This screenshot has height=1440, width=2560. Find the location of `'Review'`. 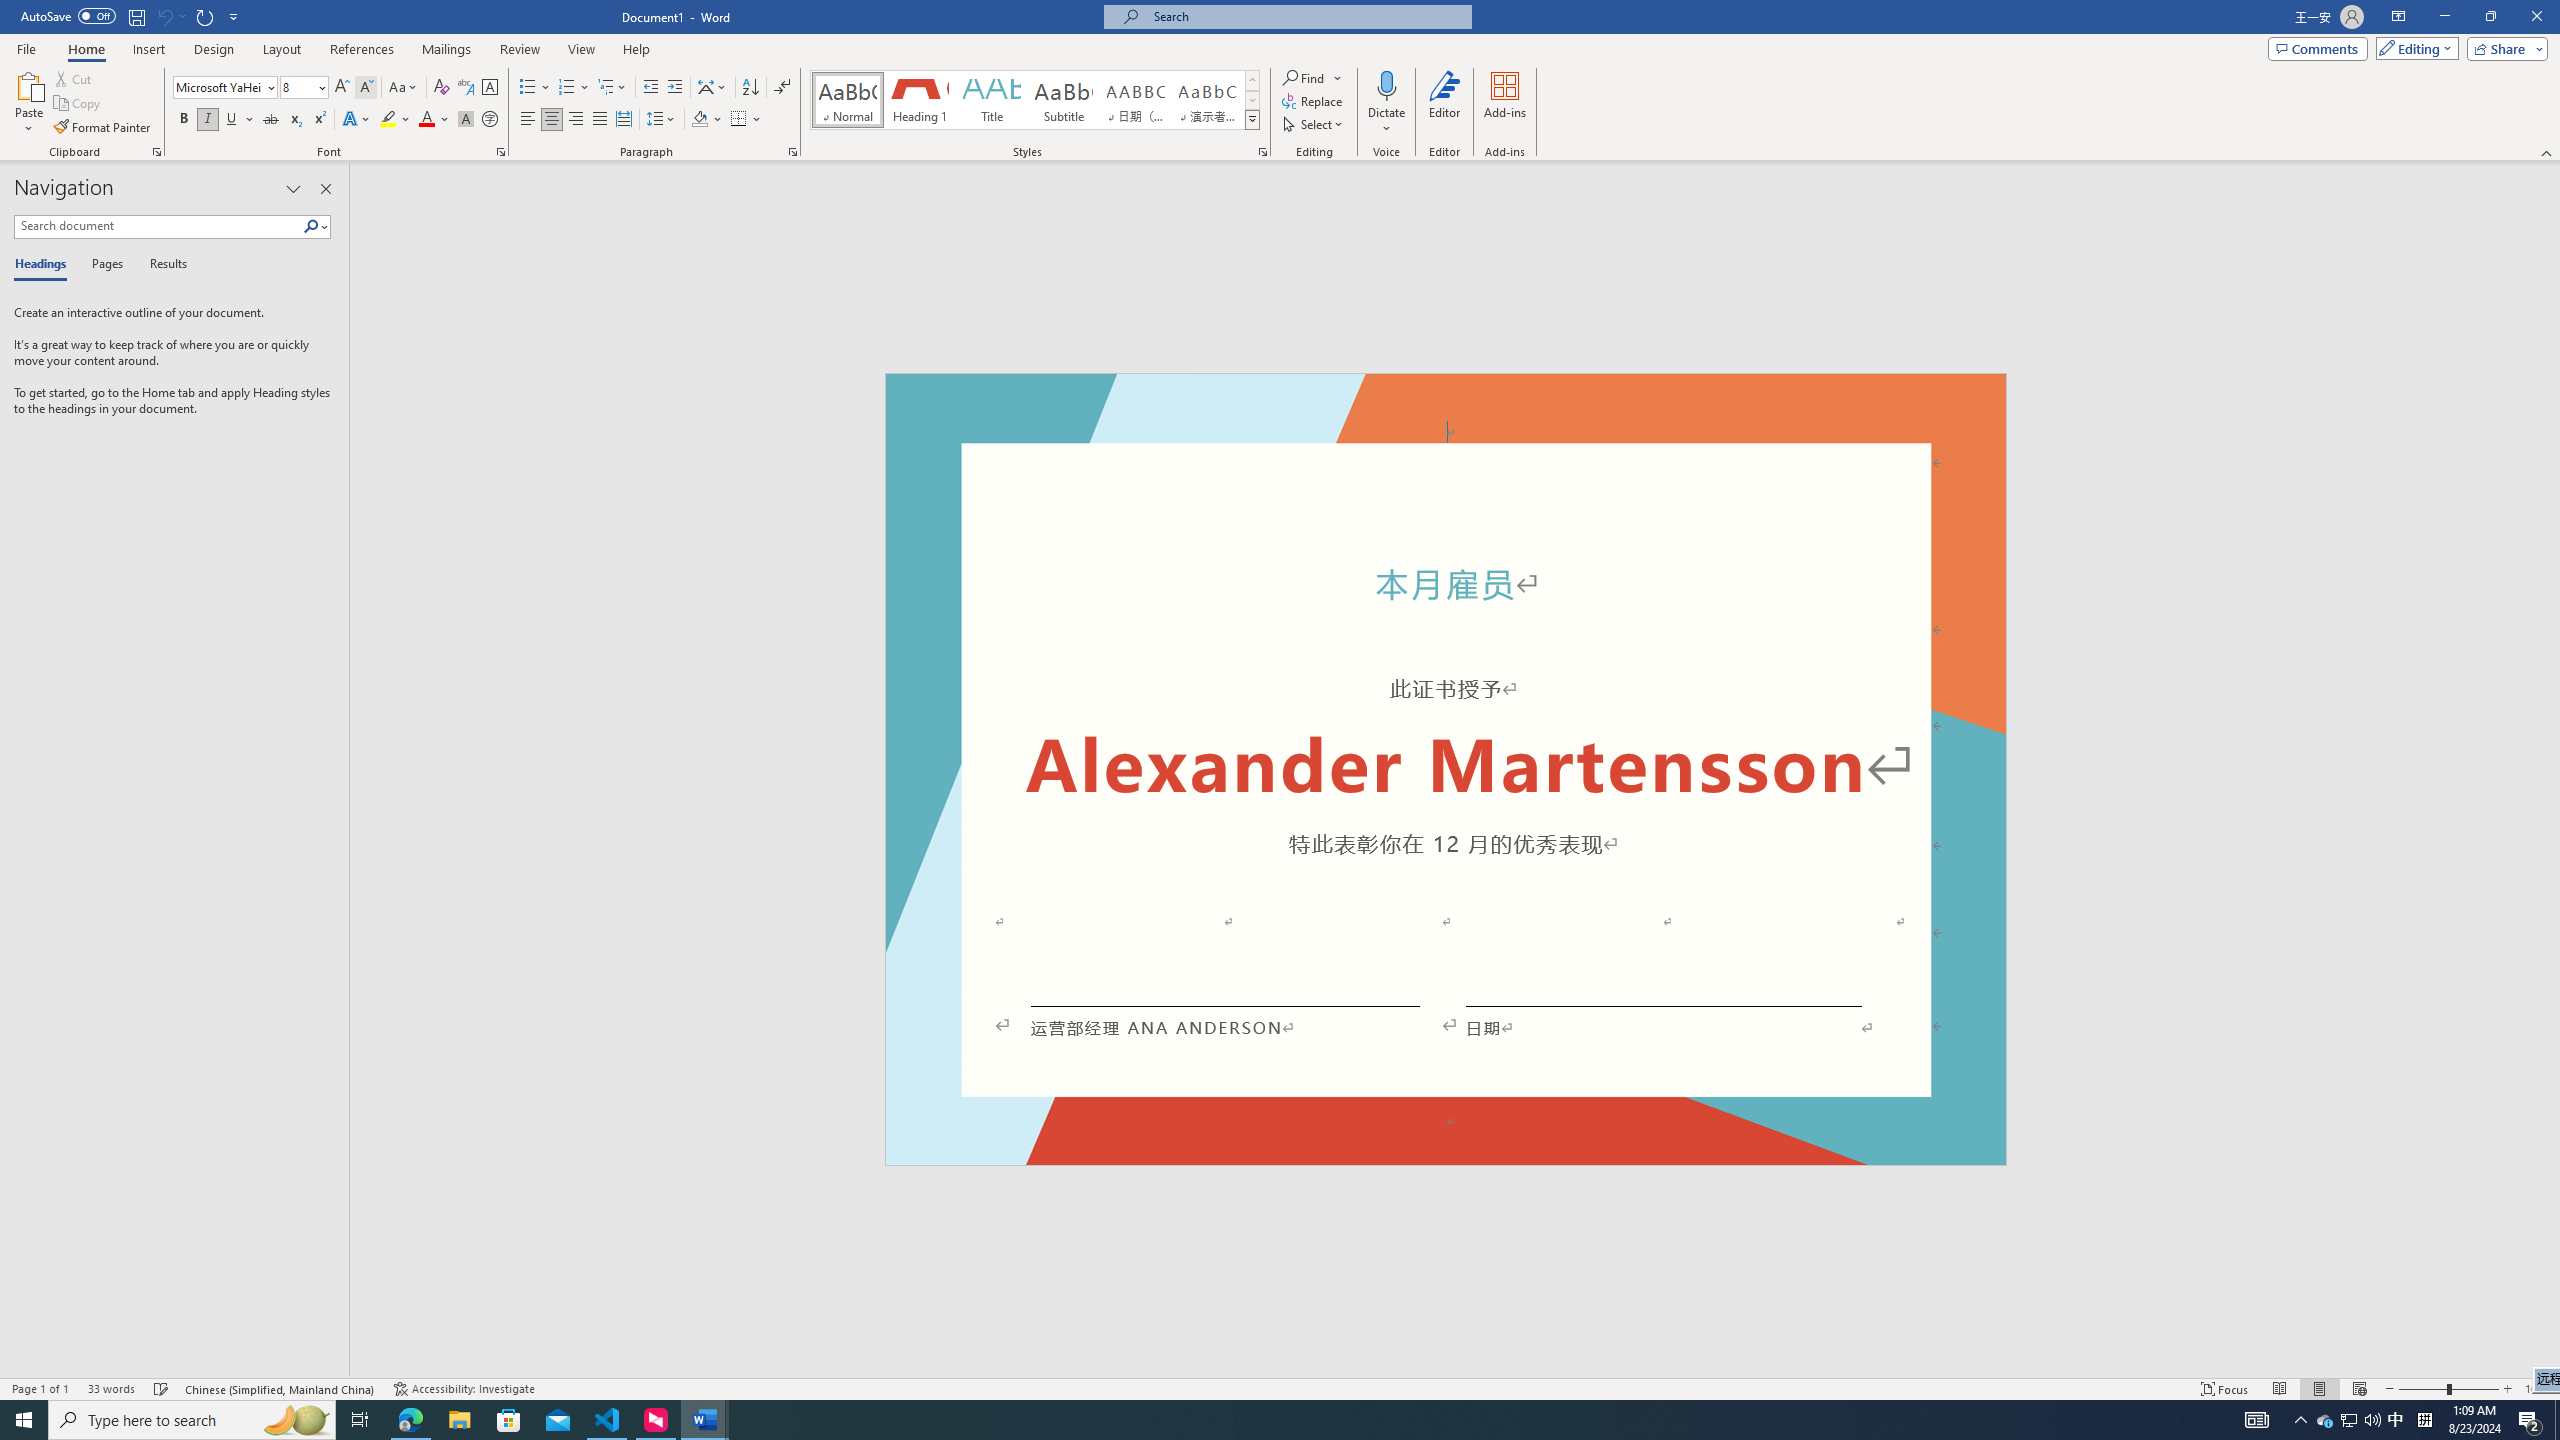

'Review' is located at coordinates (518, 49).